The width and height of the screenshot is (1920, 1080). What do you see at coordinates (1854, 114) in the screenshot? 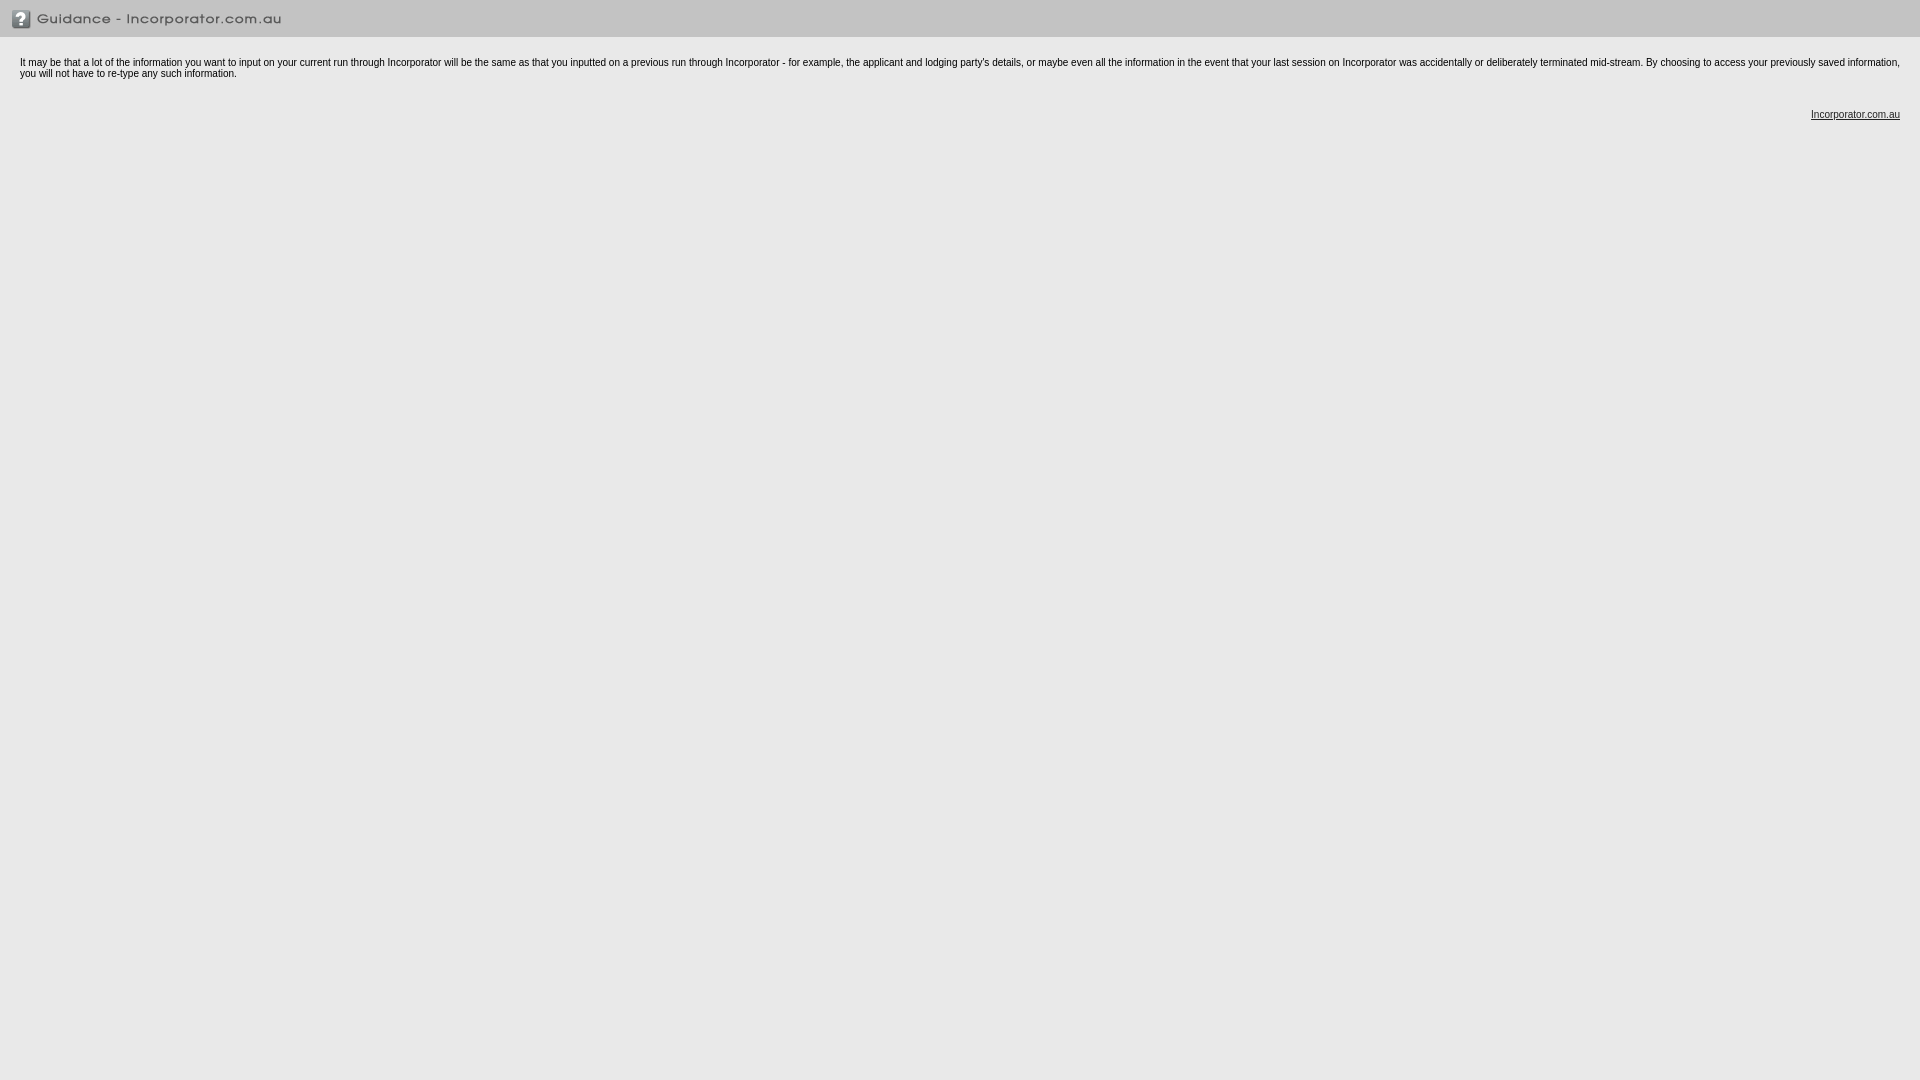
I see `'Incorporator.com.au'` at bounding box center [1854, 114].